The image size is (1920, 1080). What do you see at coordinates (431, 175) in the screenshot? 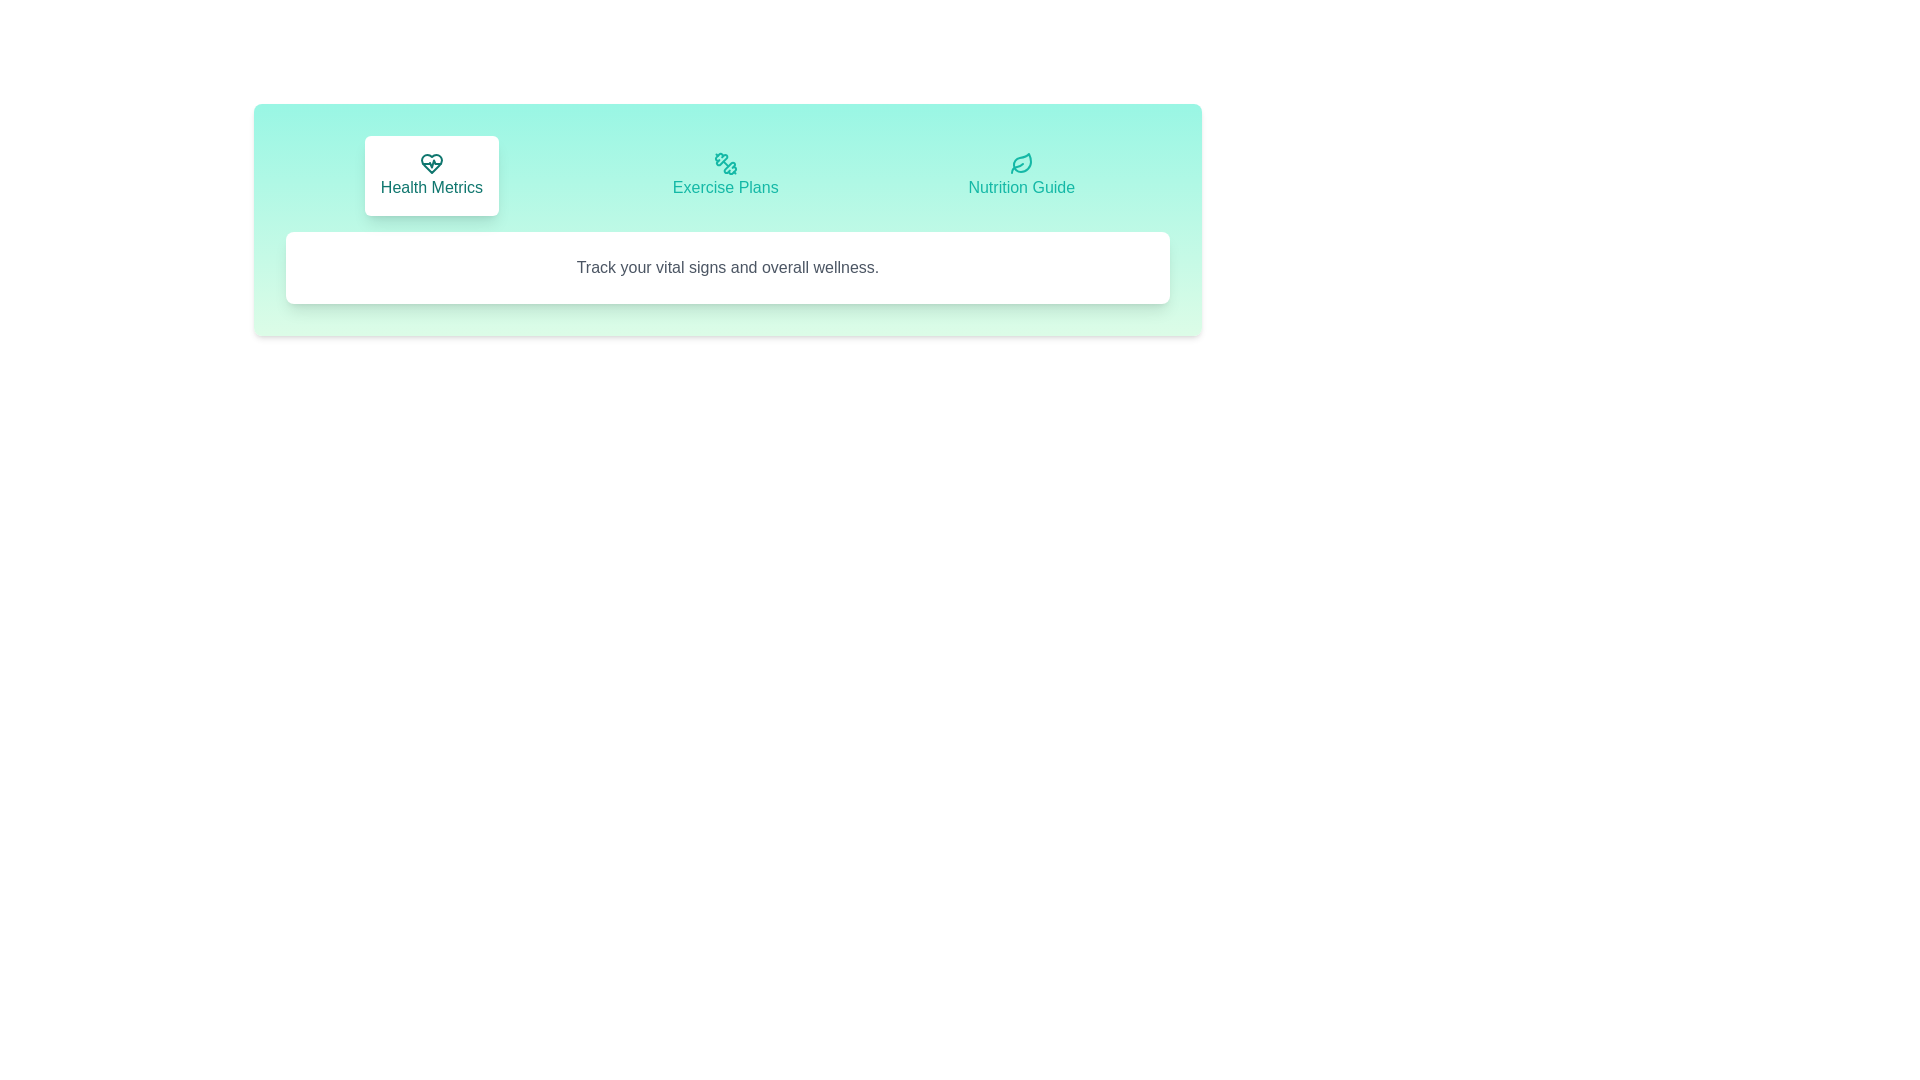
I see `the tab button labeled Health Metrics` at bounding box center [431, 175].